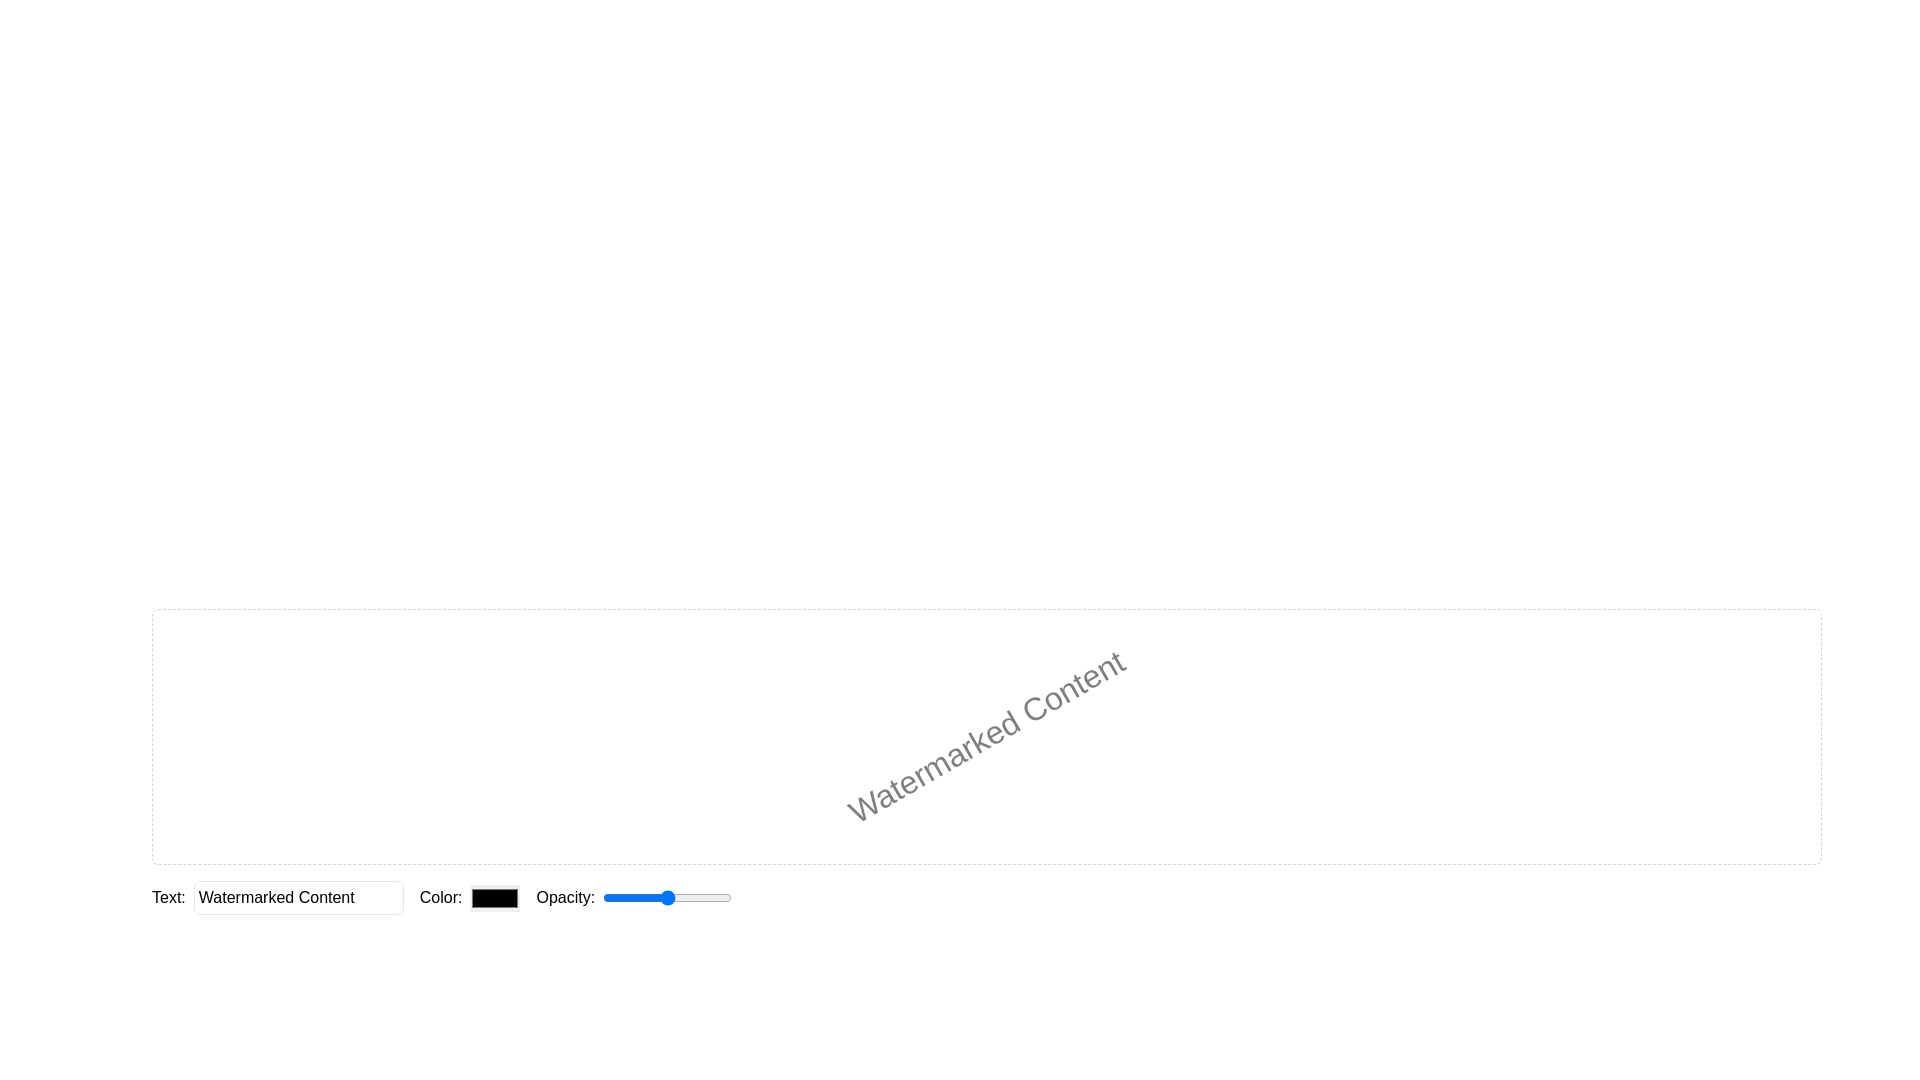  What do you see at coordinates (495, 897) in the screenshot?
I see `the Color picker input box` at bounding box center [495, 897].